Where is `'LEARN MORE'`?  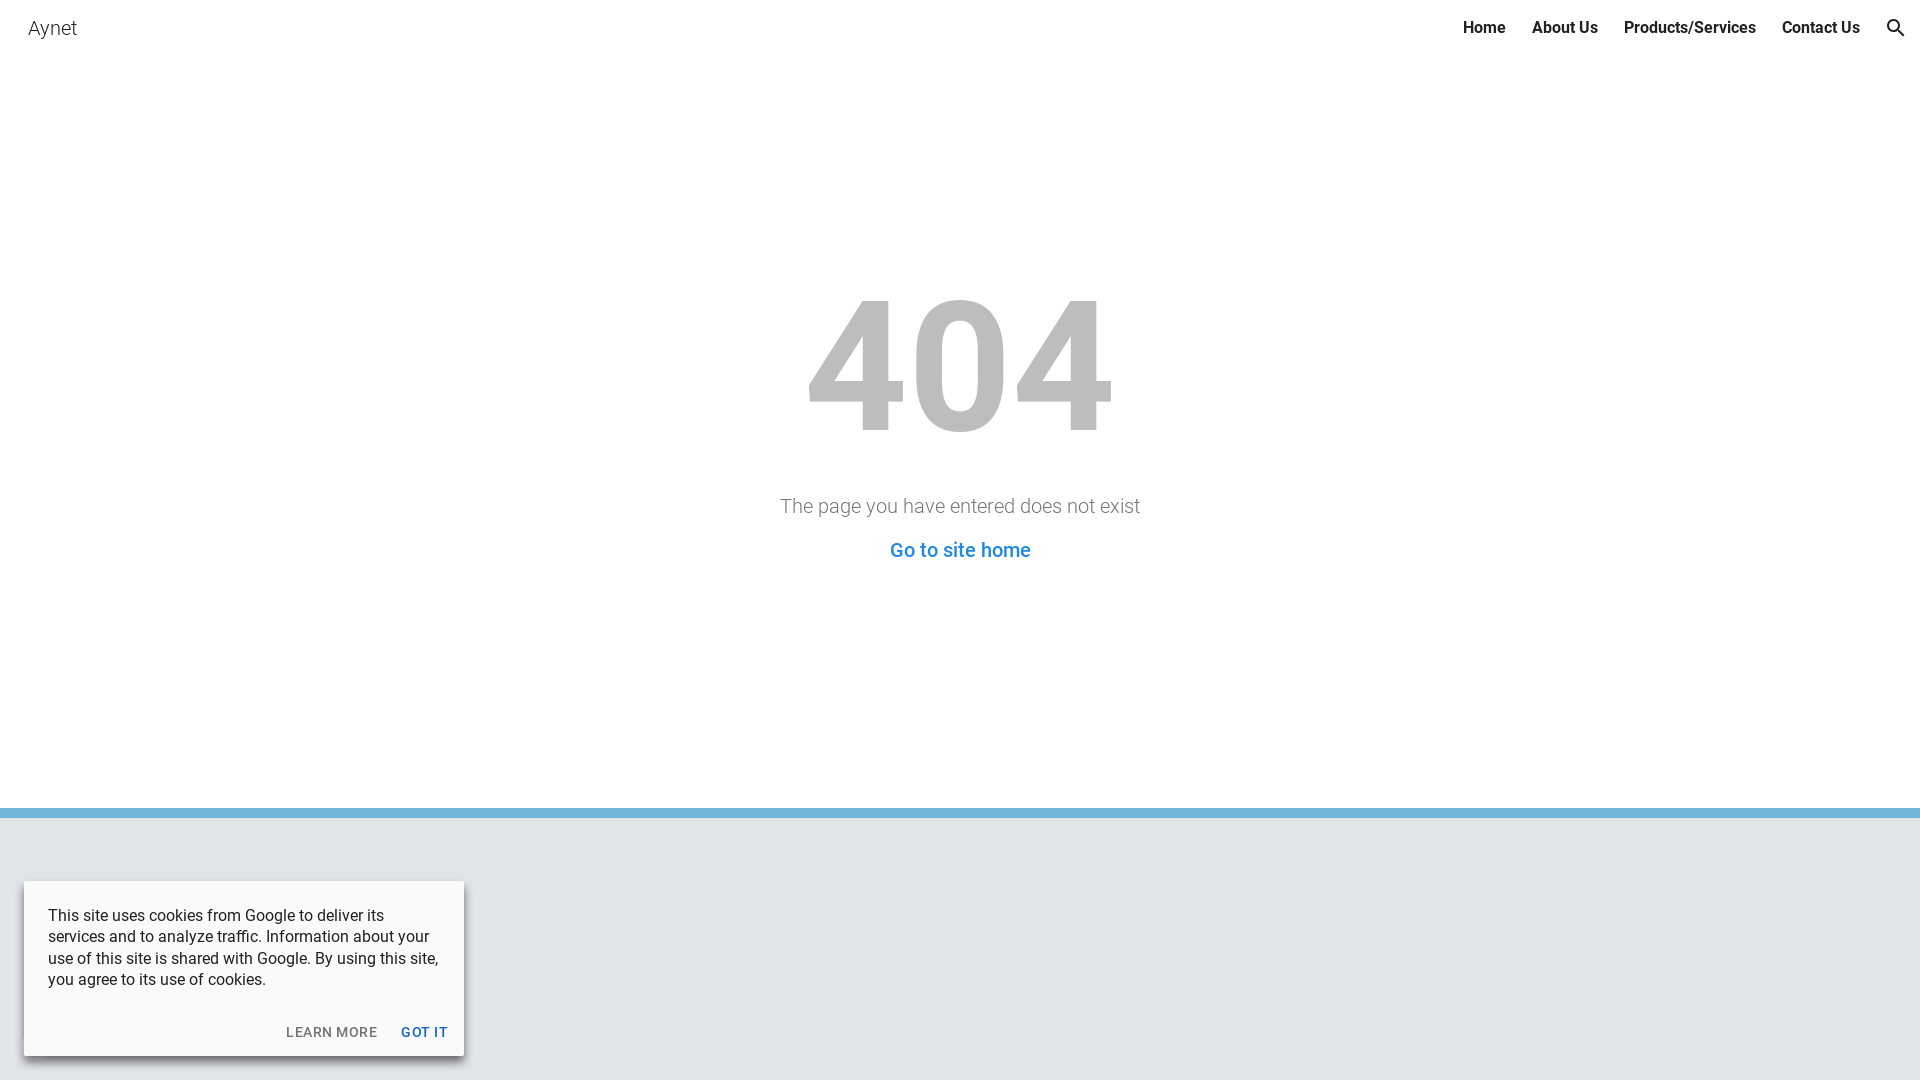 'LEARN MORE' is located at coordinates (331, 1031).